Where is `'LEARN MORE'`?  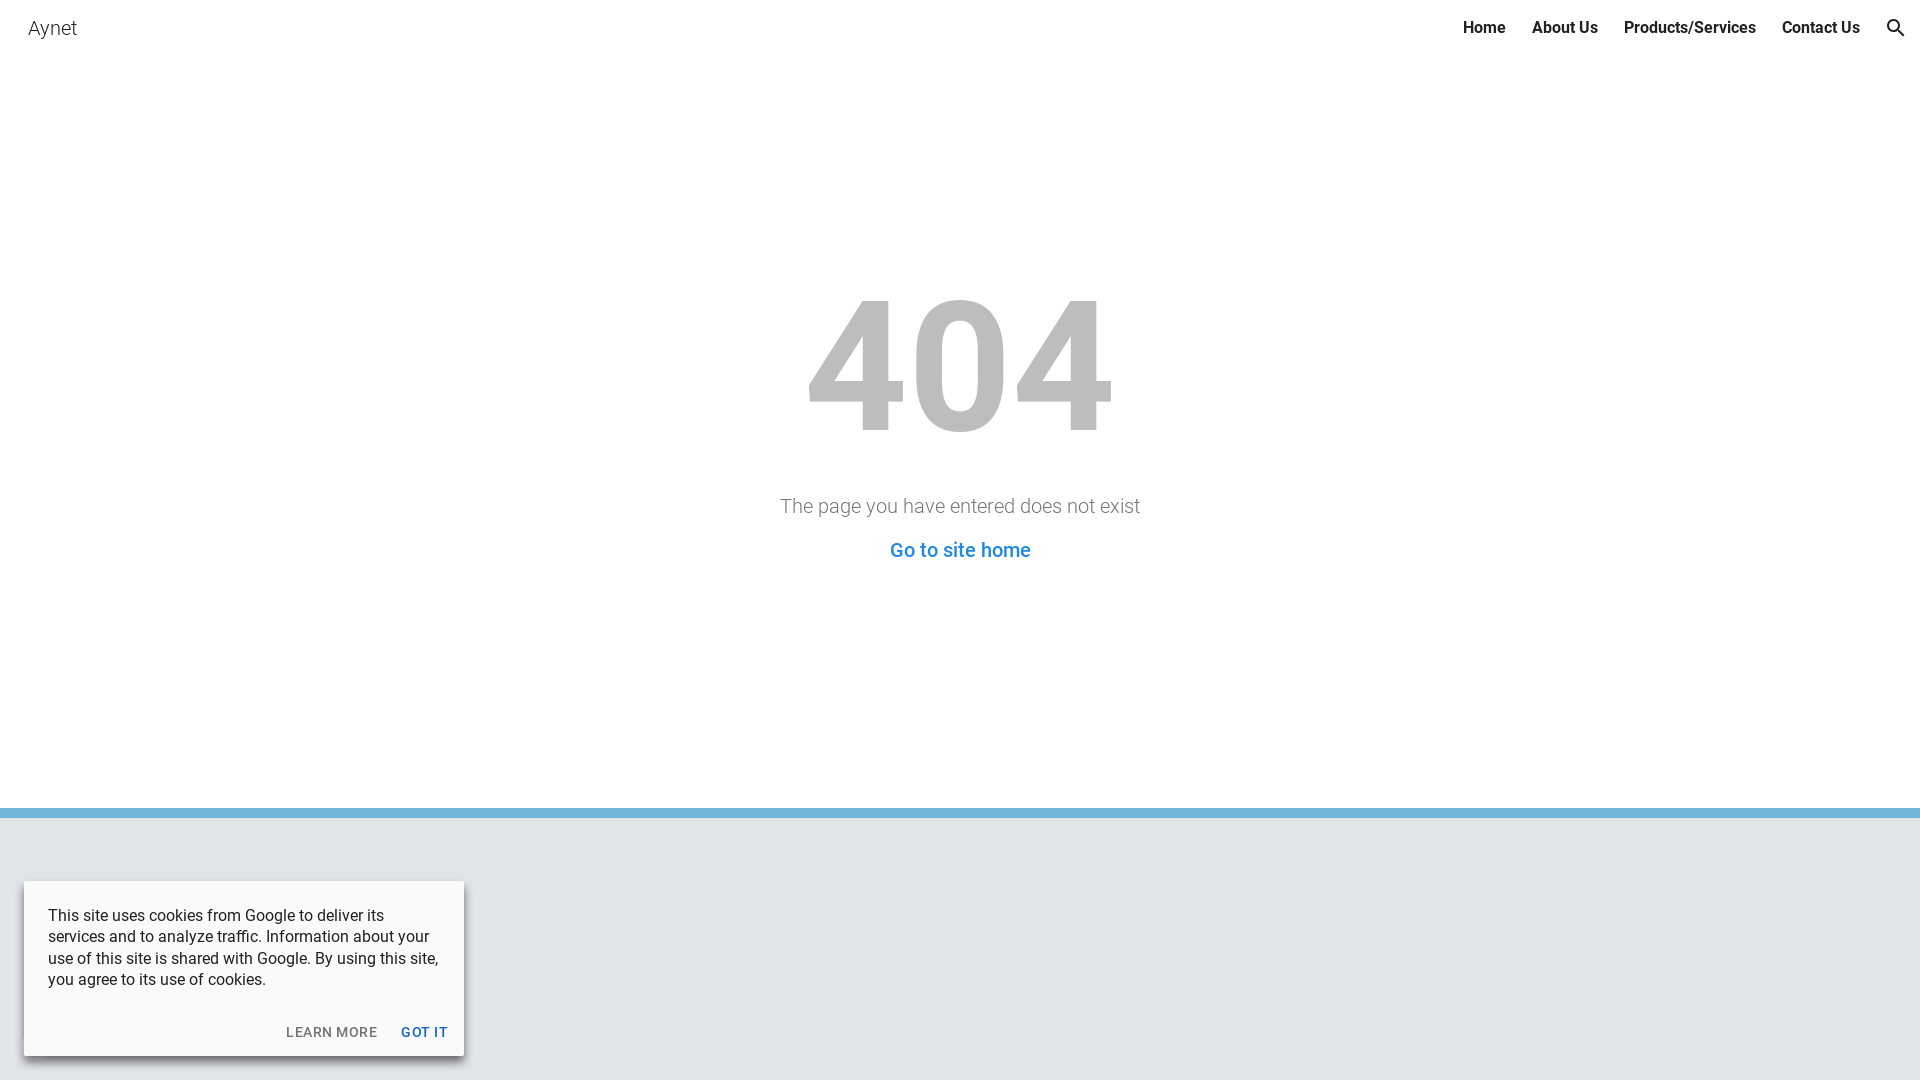 'LEARN MORE' is located at coordinates (331, 1031).